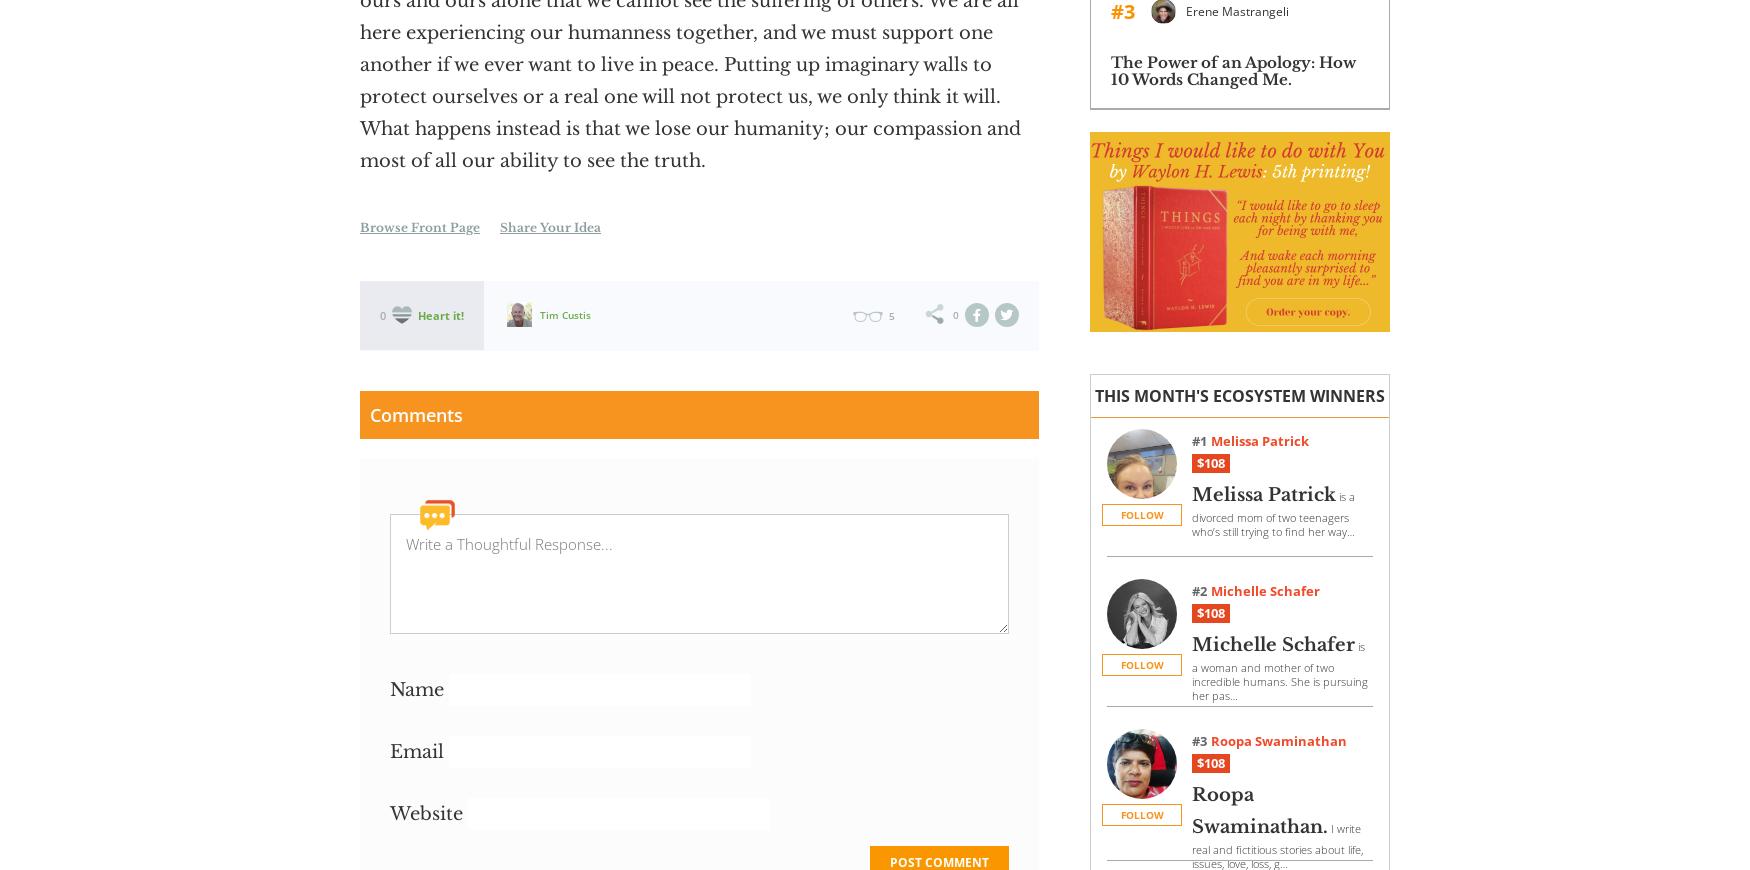 This screenshot has width=1750, height=870. What do you see at coordinates (886, 315) in the screenshot?
I see `'5'` at bounding box center [886, 315].